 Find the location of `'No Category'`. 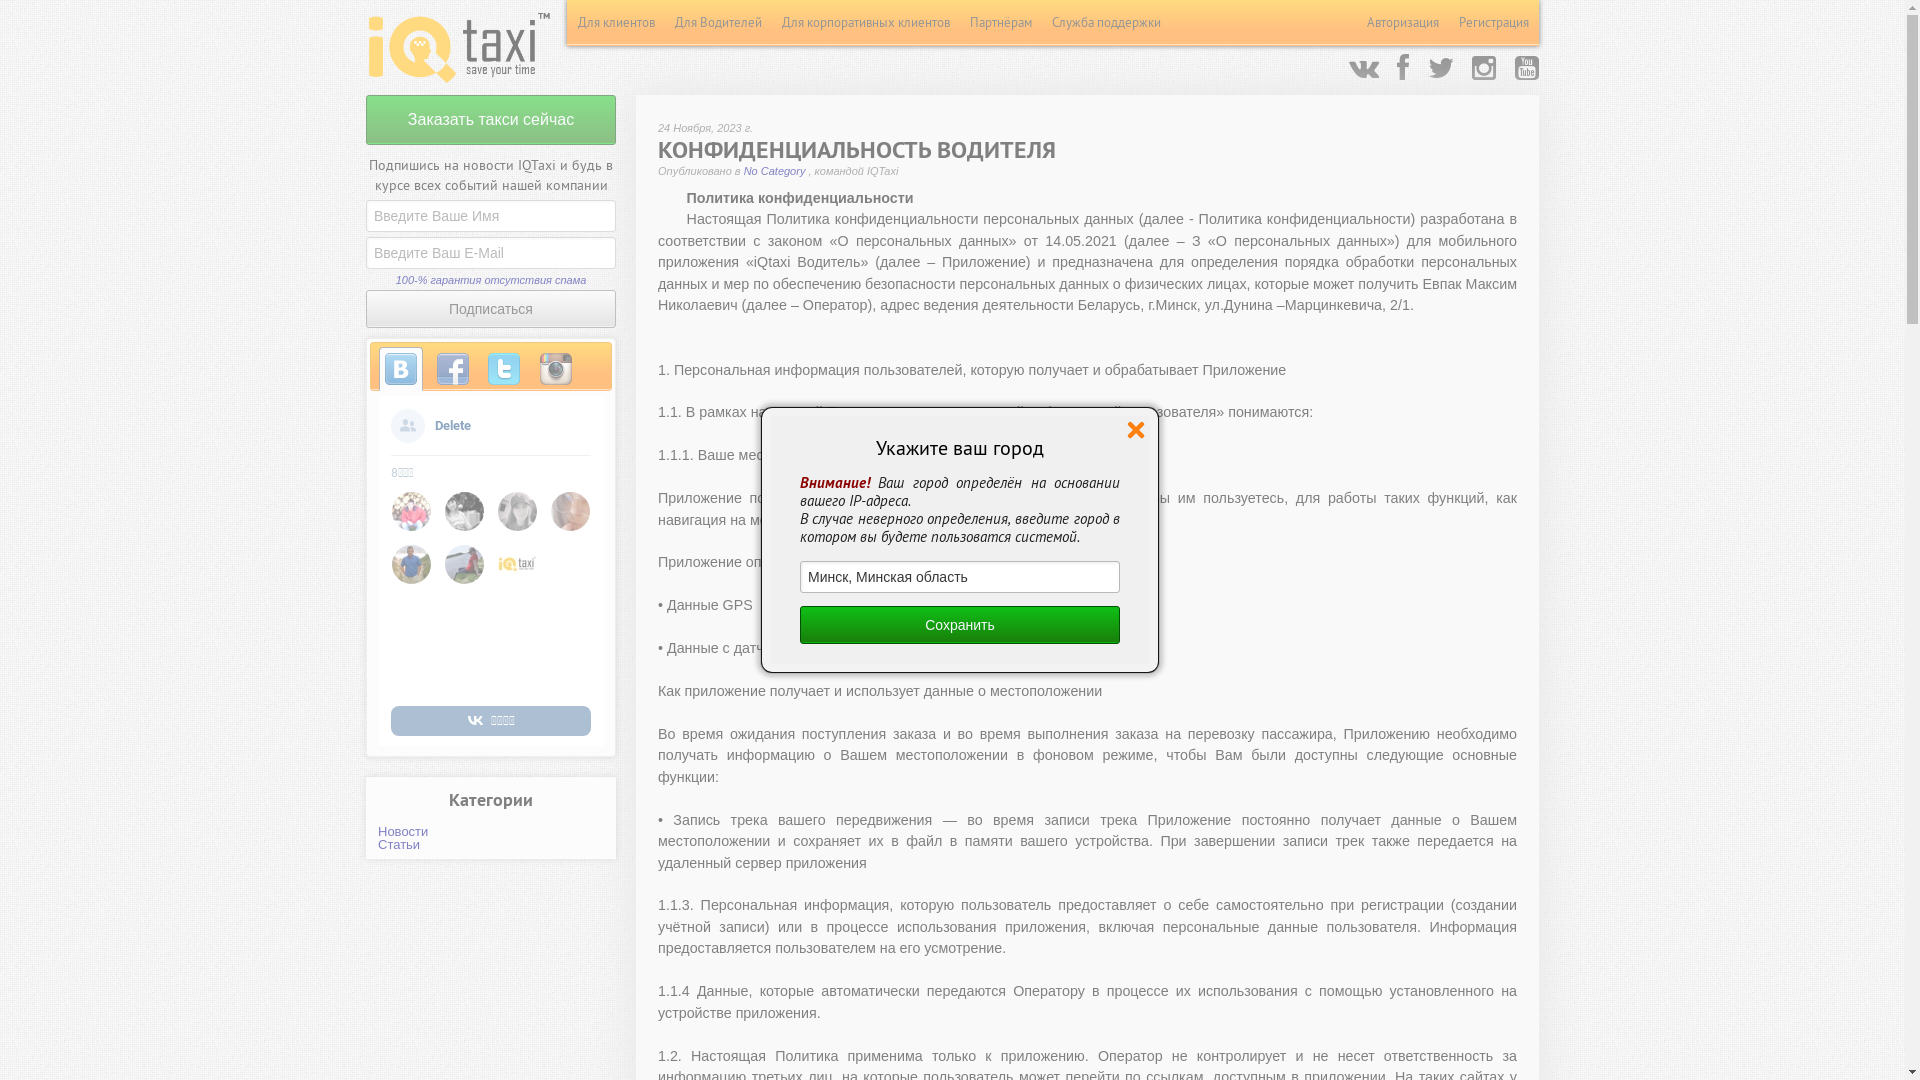

'No Category' is located at coordinates (775, 169).